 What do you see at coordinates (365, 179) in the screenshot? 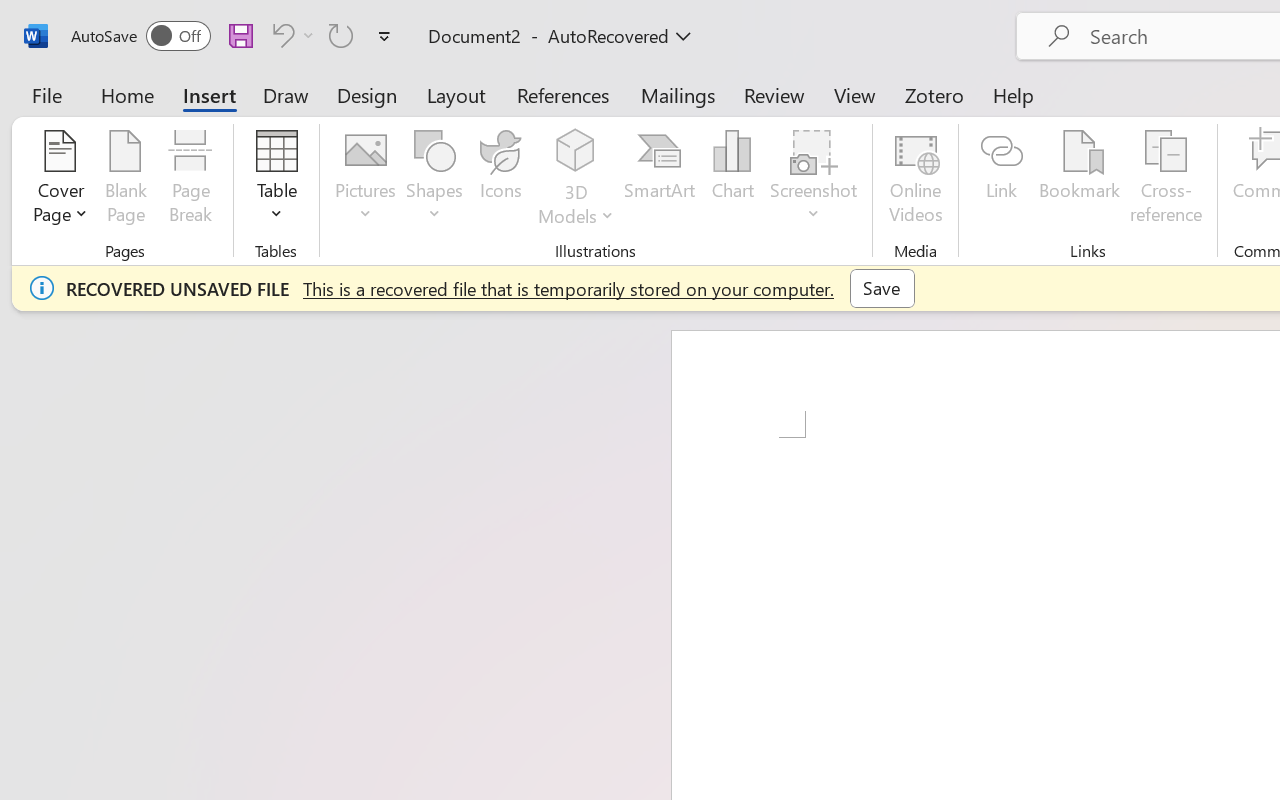
I see `'Pictures'` at bounding box center [365, 179].